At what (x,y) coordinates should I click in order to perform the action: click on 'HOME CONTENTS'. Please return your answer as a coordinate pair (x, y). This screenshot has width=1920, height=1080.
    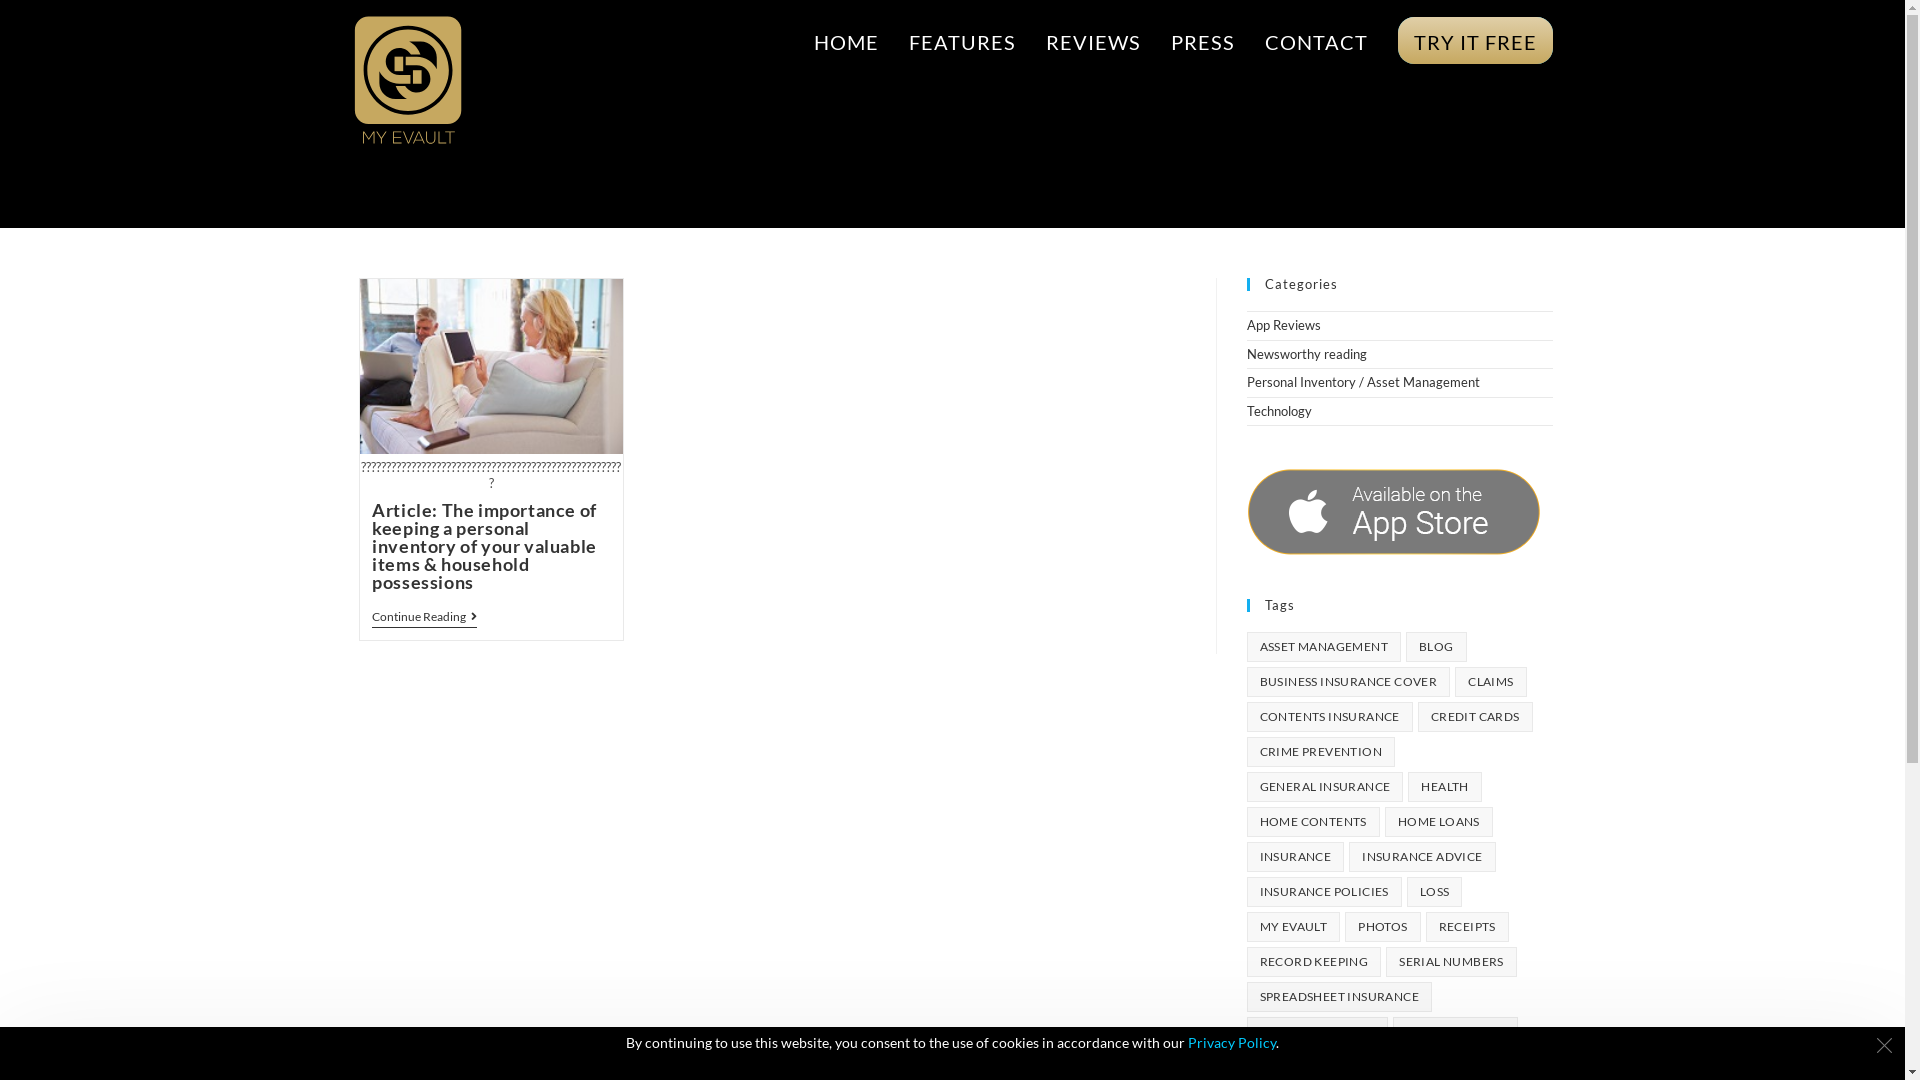
    Looking at the image, I should click on (1312, 821).